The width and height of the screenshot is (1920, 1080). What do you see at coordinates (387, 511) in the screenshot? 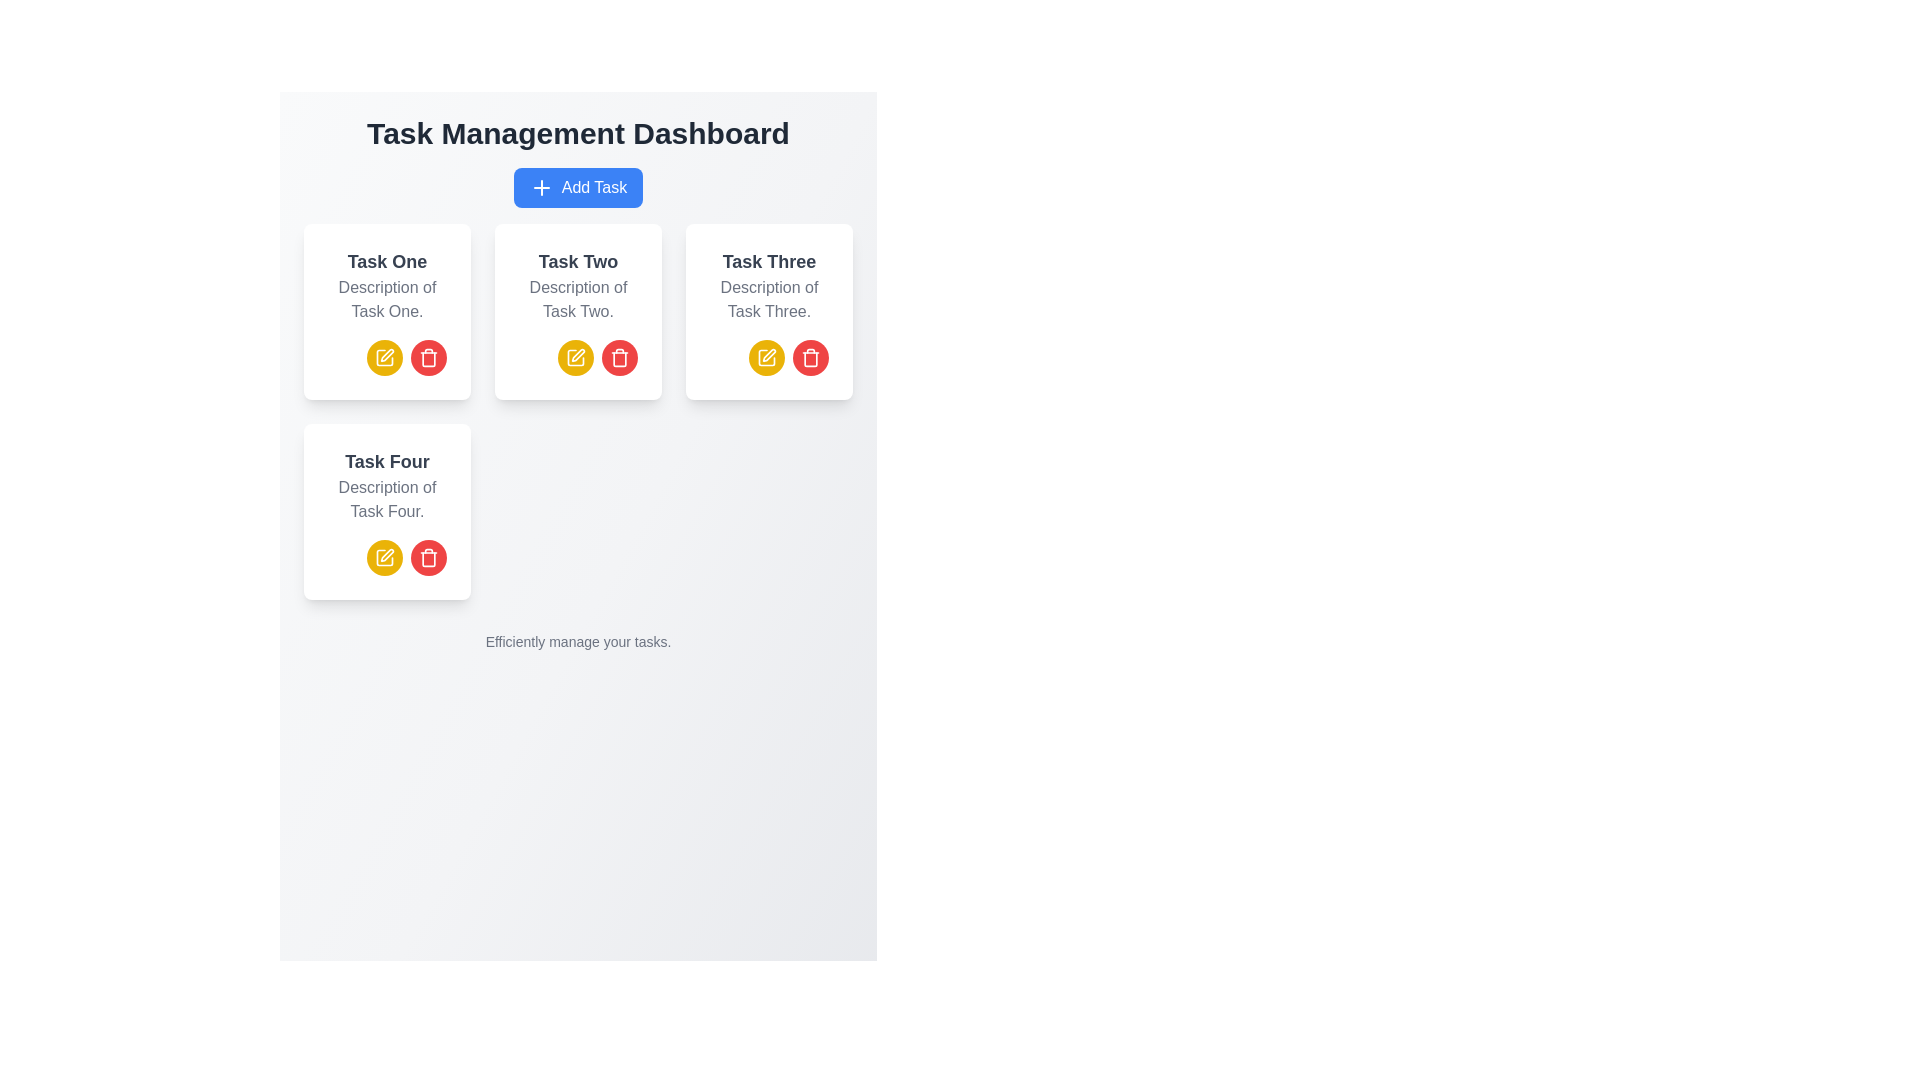
I see `task title 'Task Four' and description 'Description of Task Four' from the task card located in the lower-left part of the grid layout` at bounding box center [387, 511].